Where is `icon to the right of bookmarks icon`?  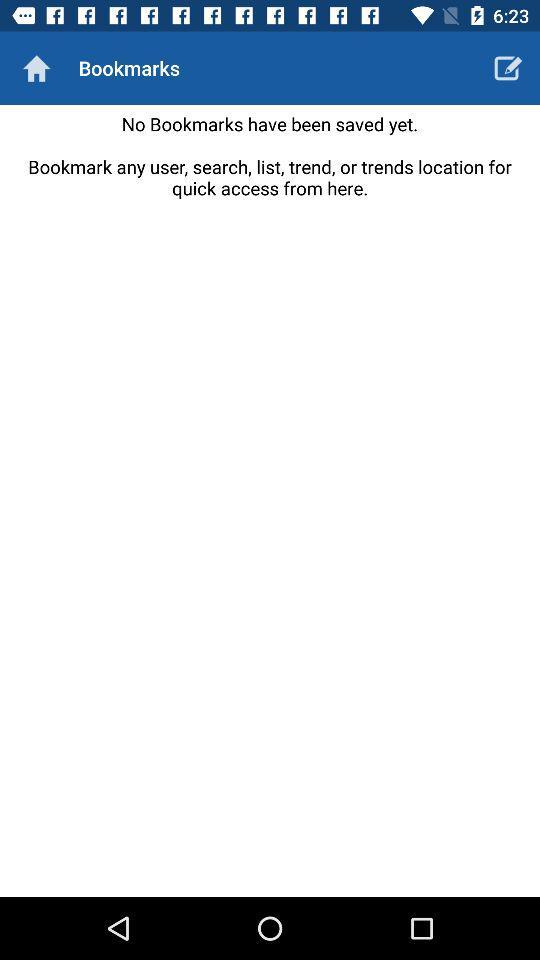
icon to the right of bookmarks icon is located at coordinates (508, 68).